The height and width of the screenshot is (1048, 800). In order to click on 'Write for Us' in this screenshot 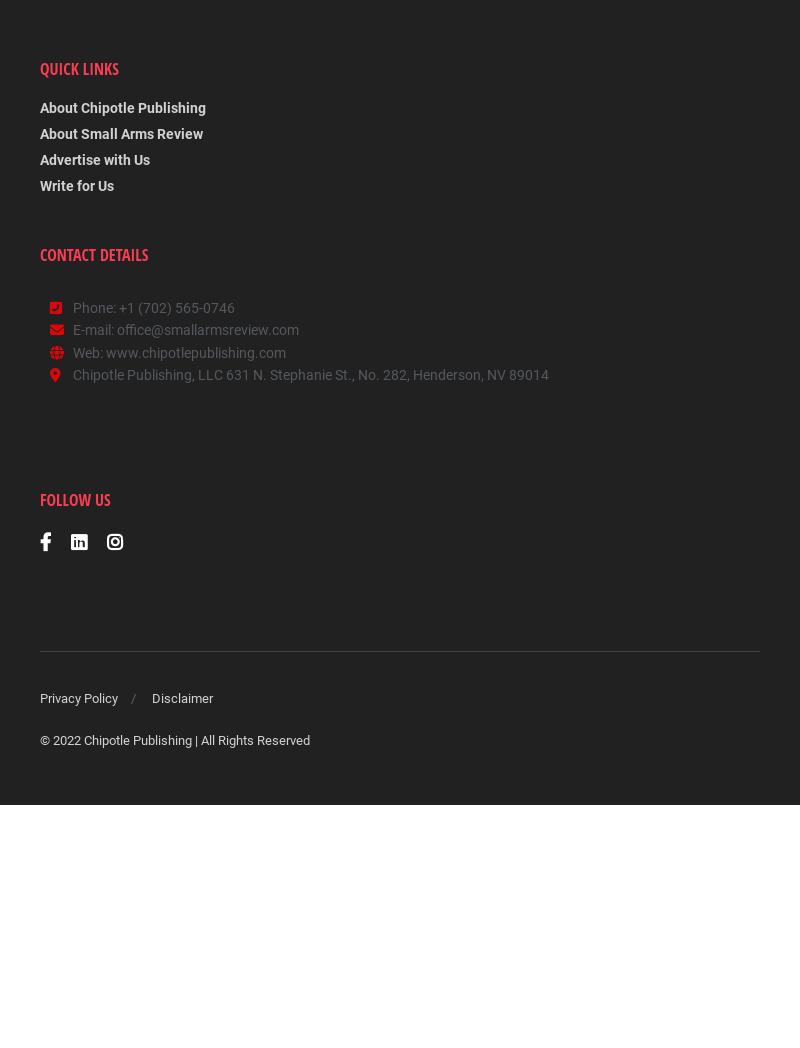, I will do `click(39, 187)`.